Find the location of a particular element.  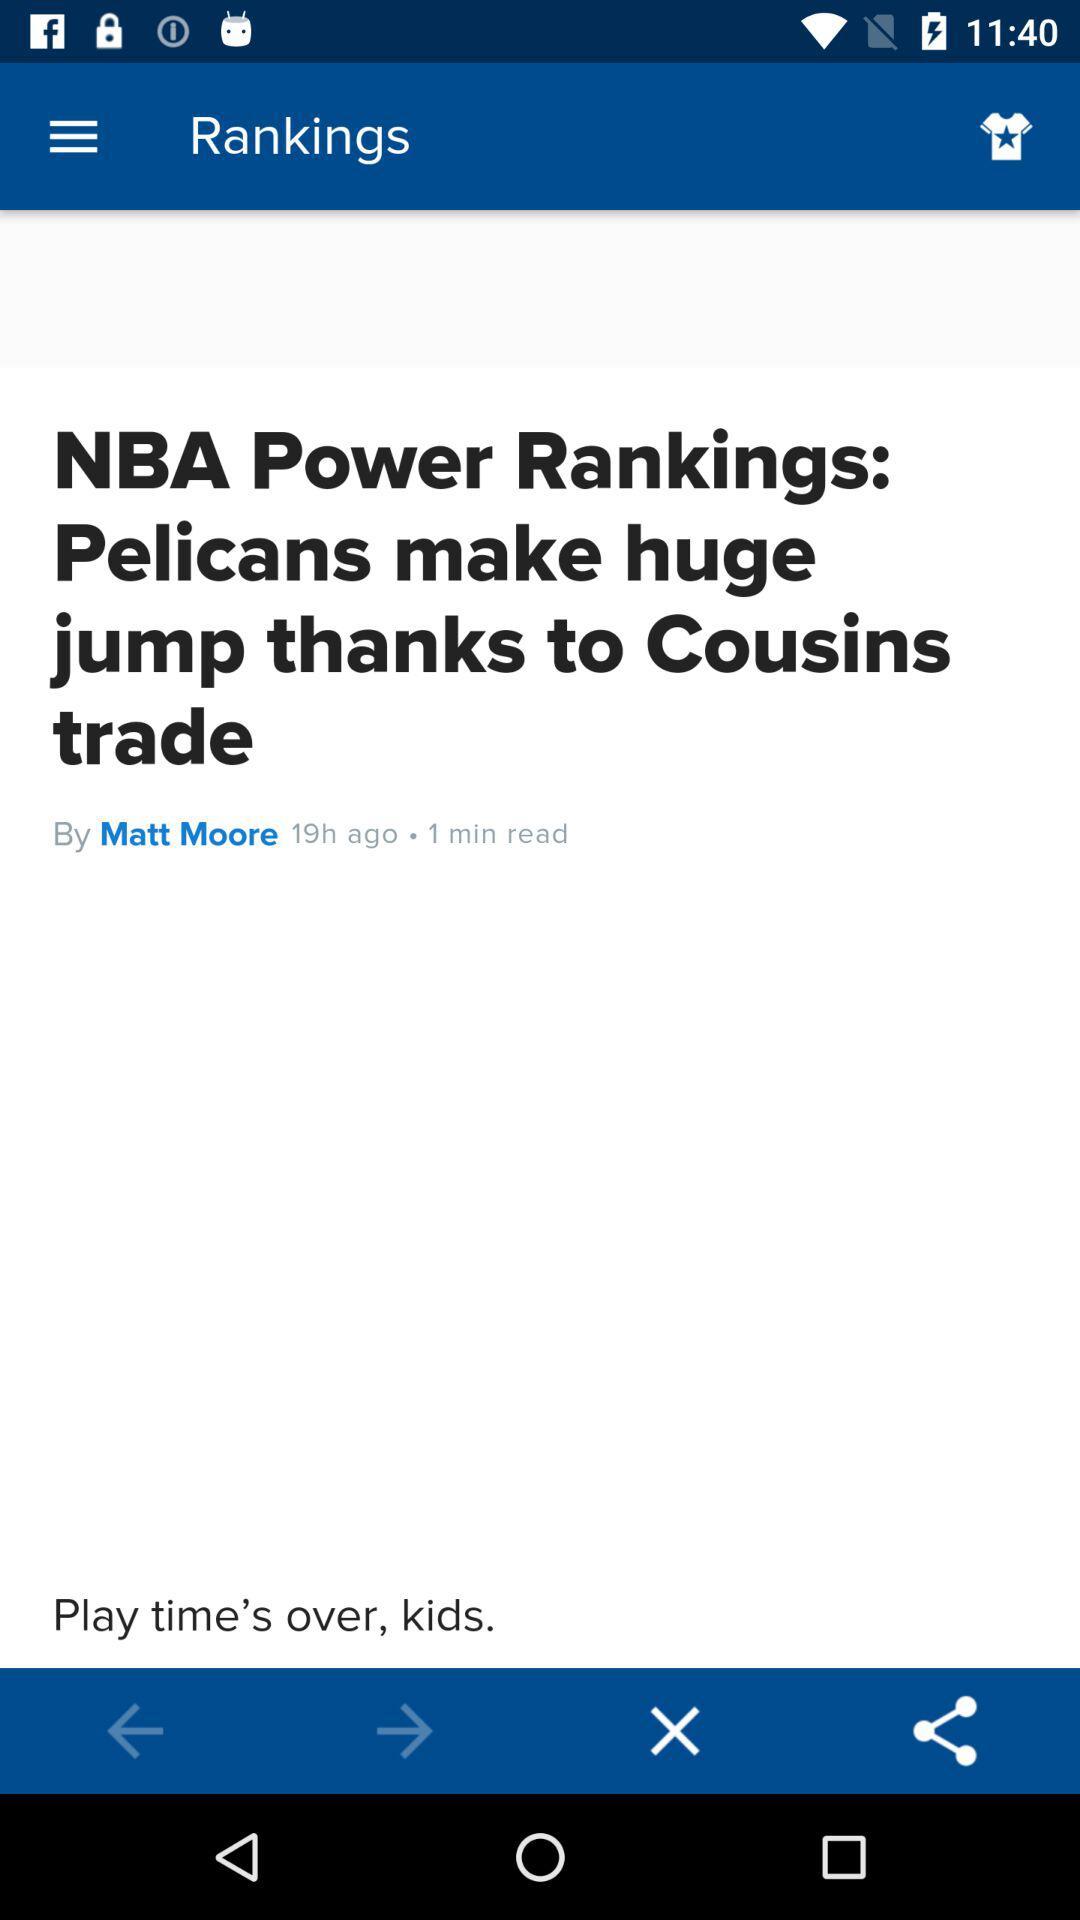

article display is located at coordinates (540, 938).